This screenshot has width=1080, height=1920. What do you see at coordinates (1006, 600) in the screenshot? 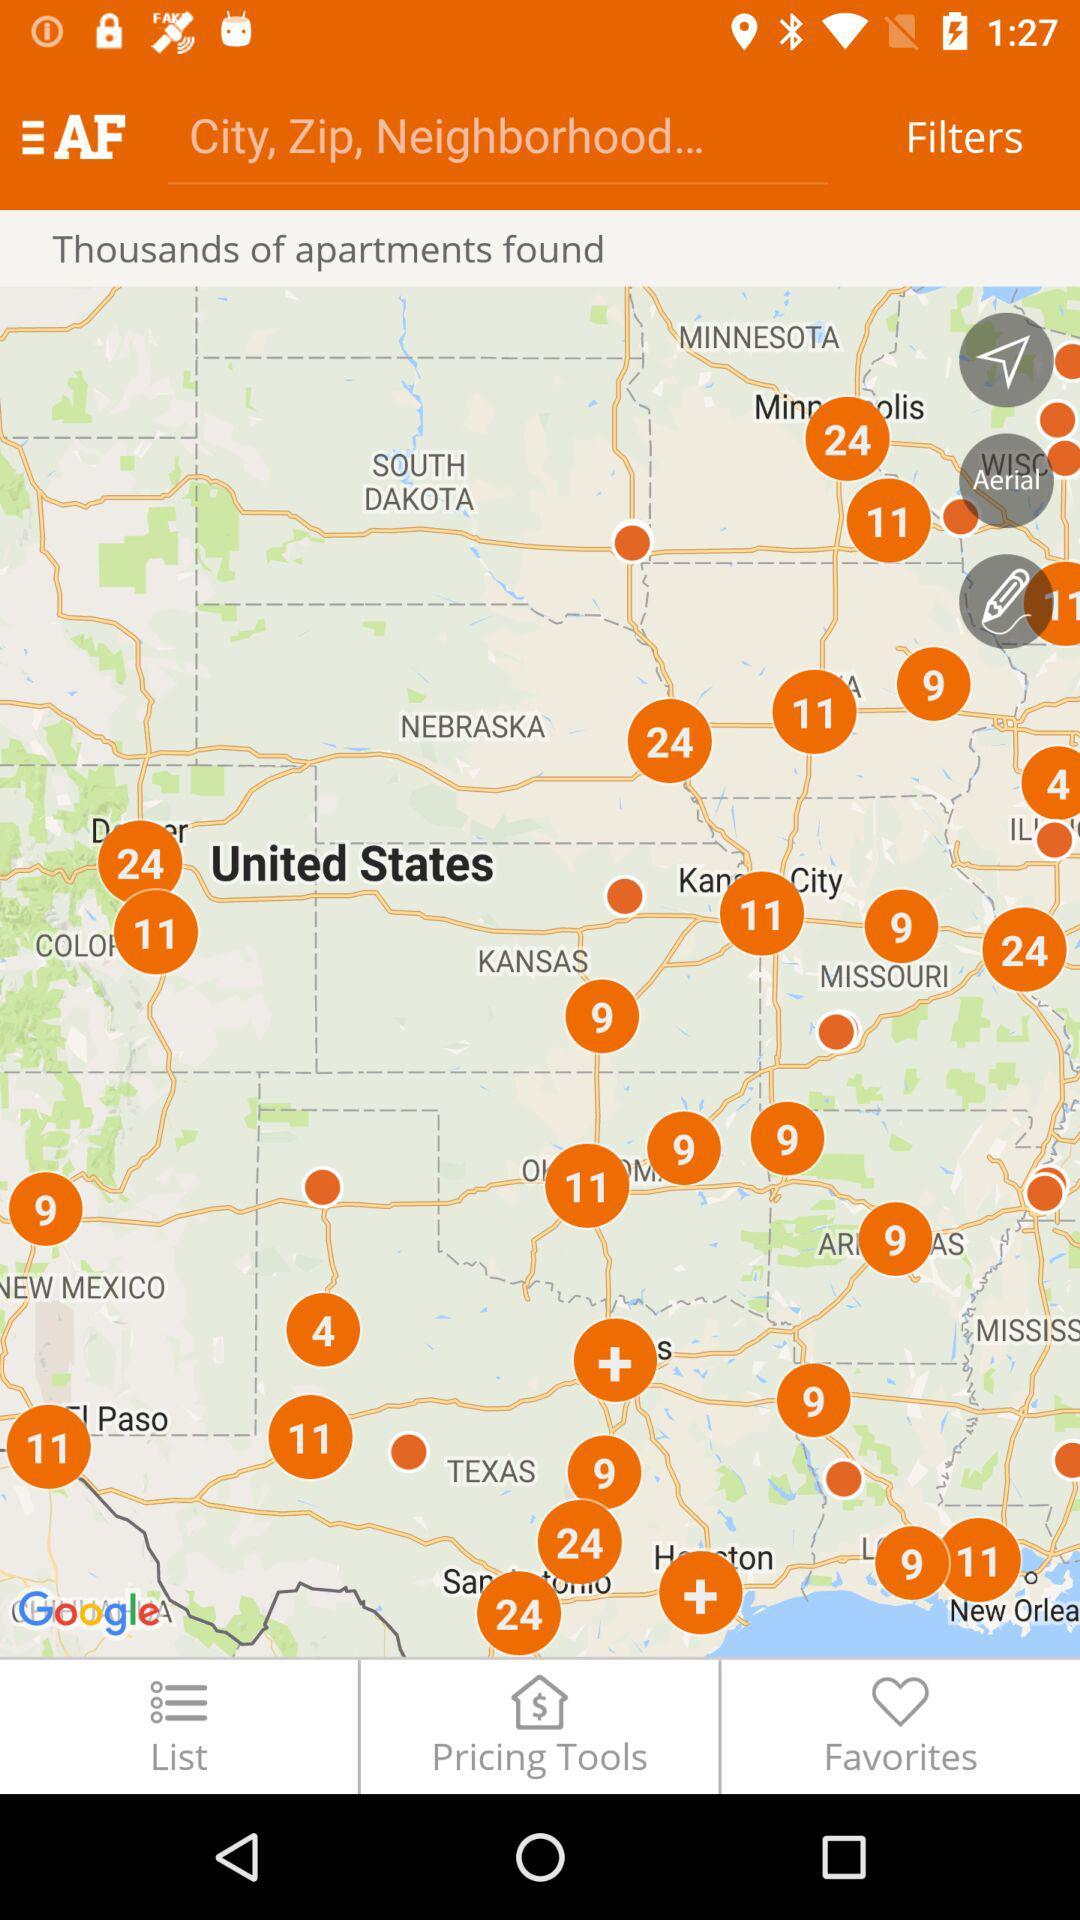
I see `icon above favorites` at bounding box center [1006, 600].